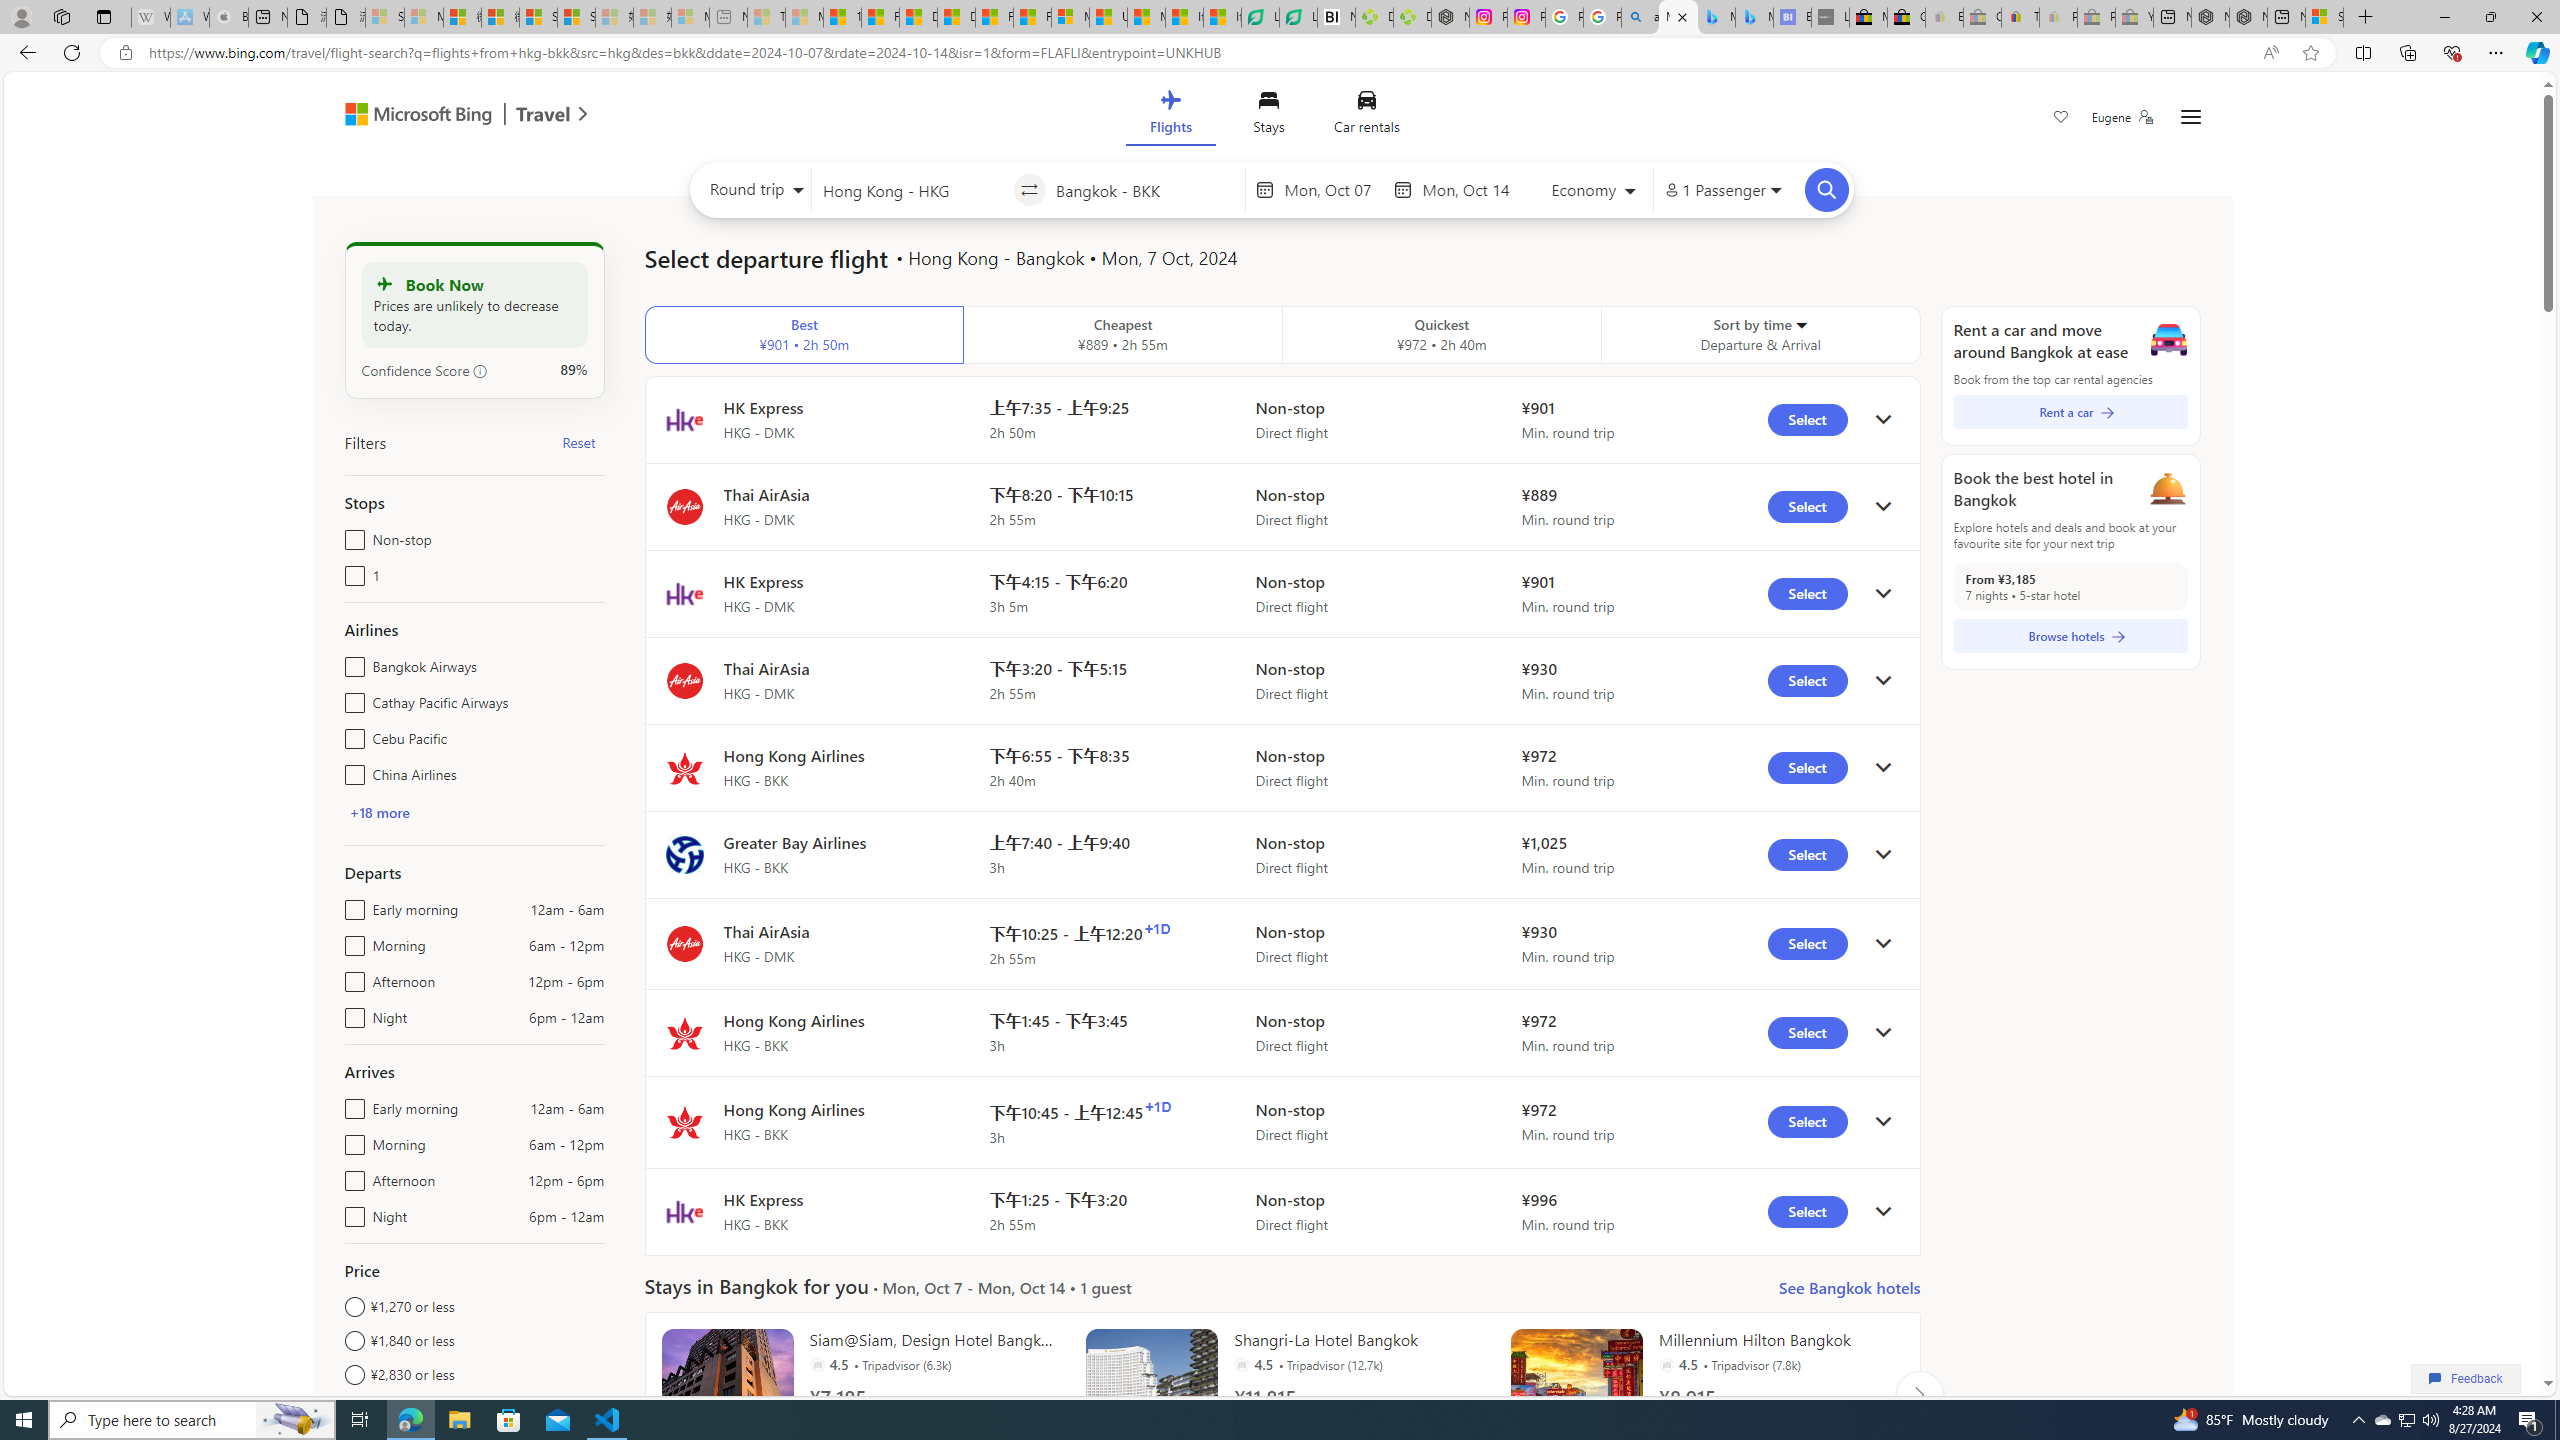 Image resolution: width=2560 pixels, height=1440 pixels. What do you see at coordinates (350, 570) in the screenshot?
I see `'1'` at bounding box center [350, 570].